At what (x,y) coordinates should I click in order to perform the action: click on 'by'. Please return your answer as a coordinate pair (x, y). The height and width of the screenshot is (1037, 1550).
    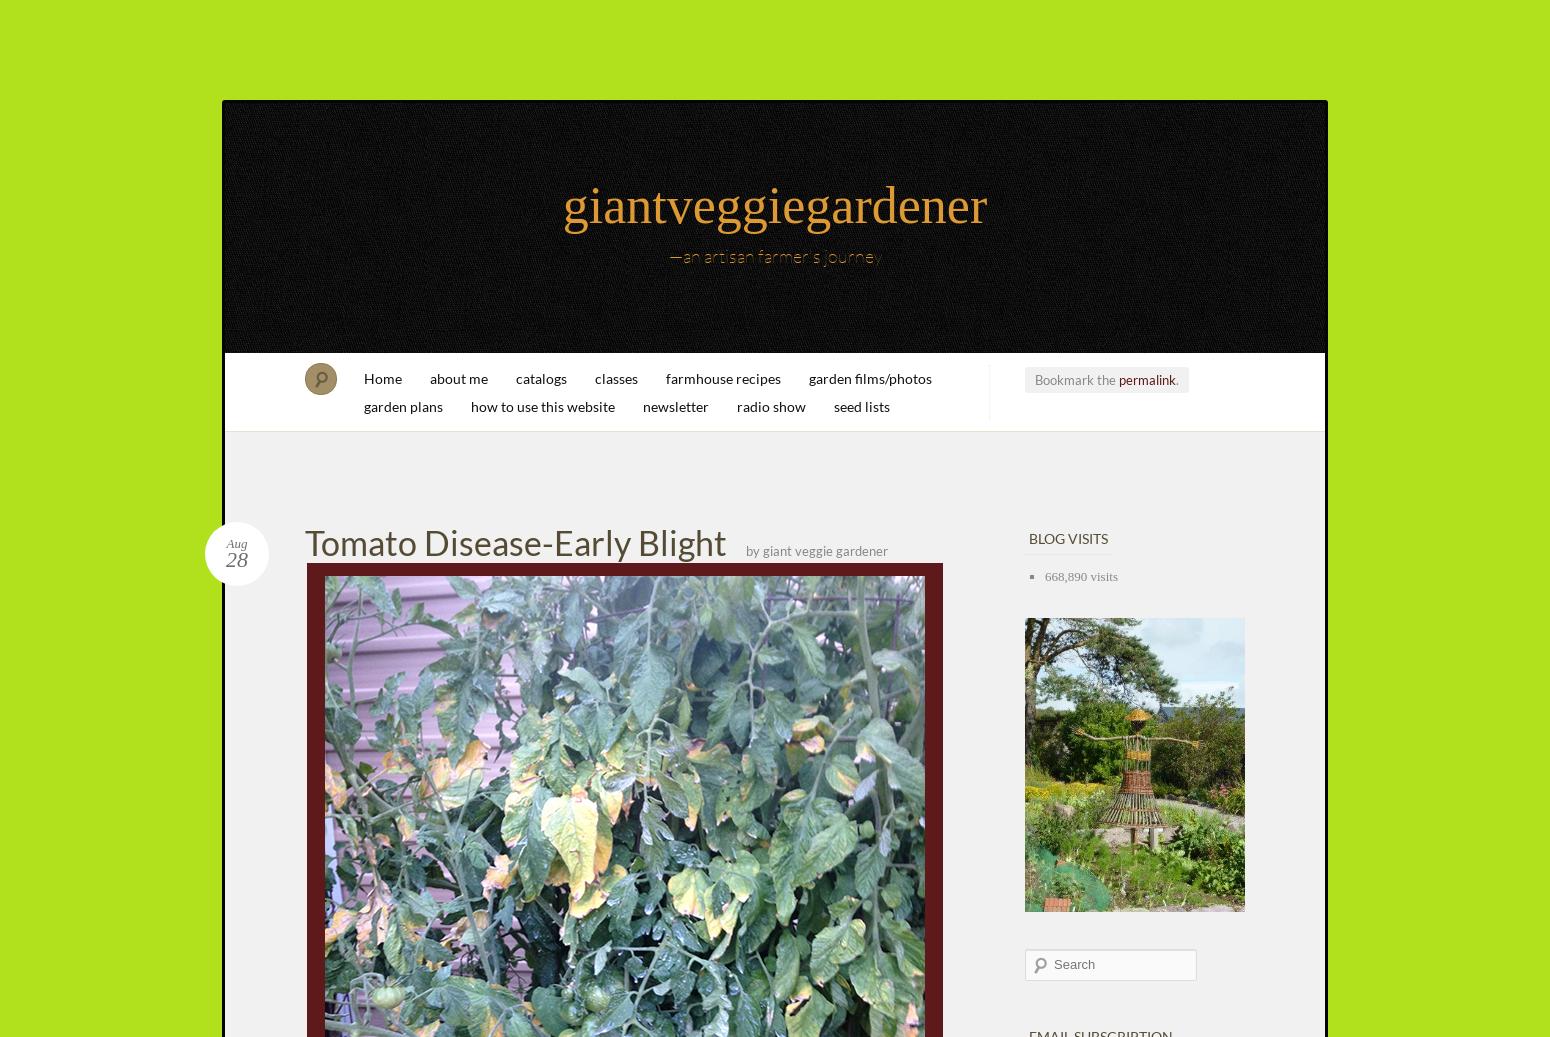
    Looking at the image, I should click on (754, 550).